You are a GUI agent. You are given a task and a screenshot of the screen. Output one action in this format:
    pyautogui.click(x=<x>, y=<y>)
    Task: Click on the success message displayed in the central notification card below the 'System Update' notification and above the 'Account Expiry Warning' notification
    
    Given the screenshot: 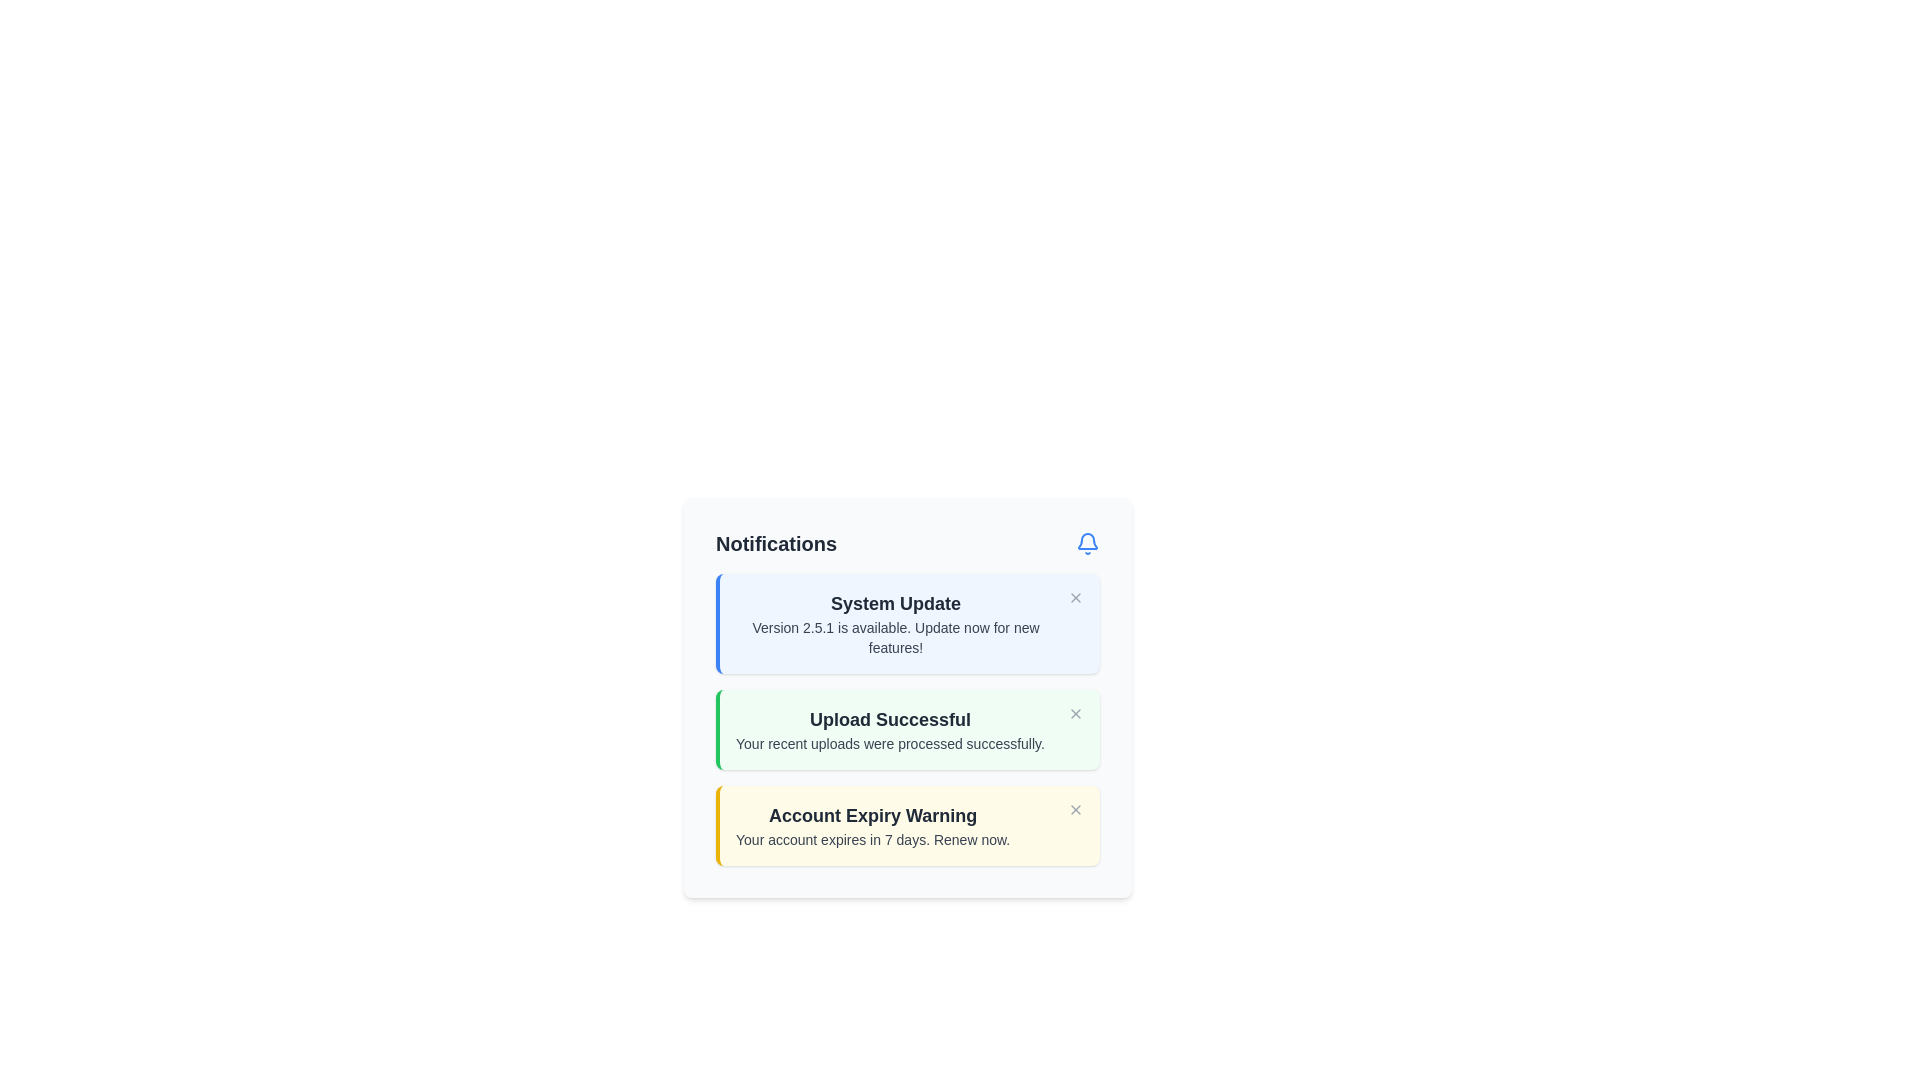 What is the action you would take?
    pyautogui.click(x=909, y=729)
    